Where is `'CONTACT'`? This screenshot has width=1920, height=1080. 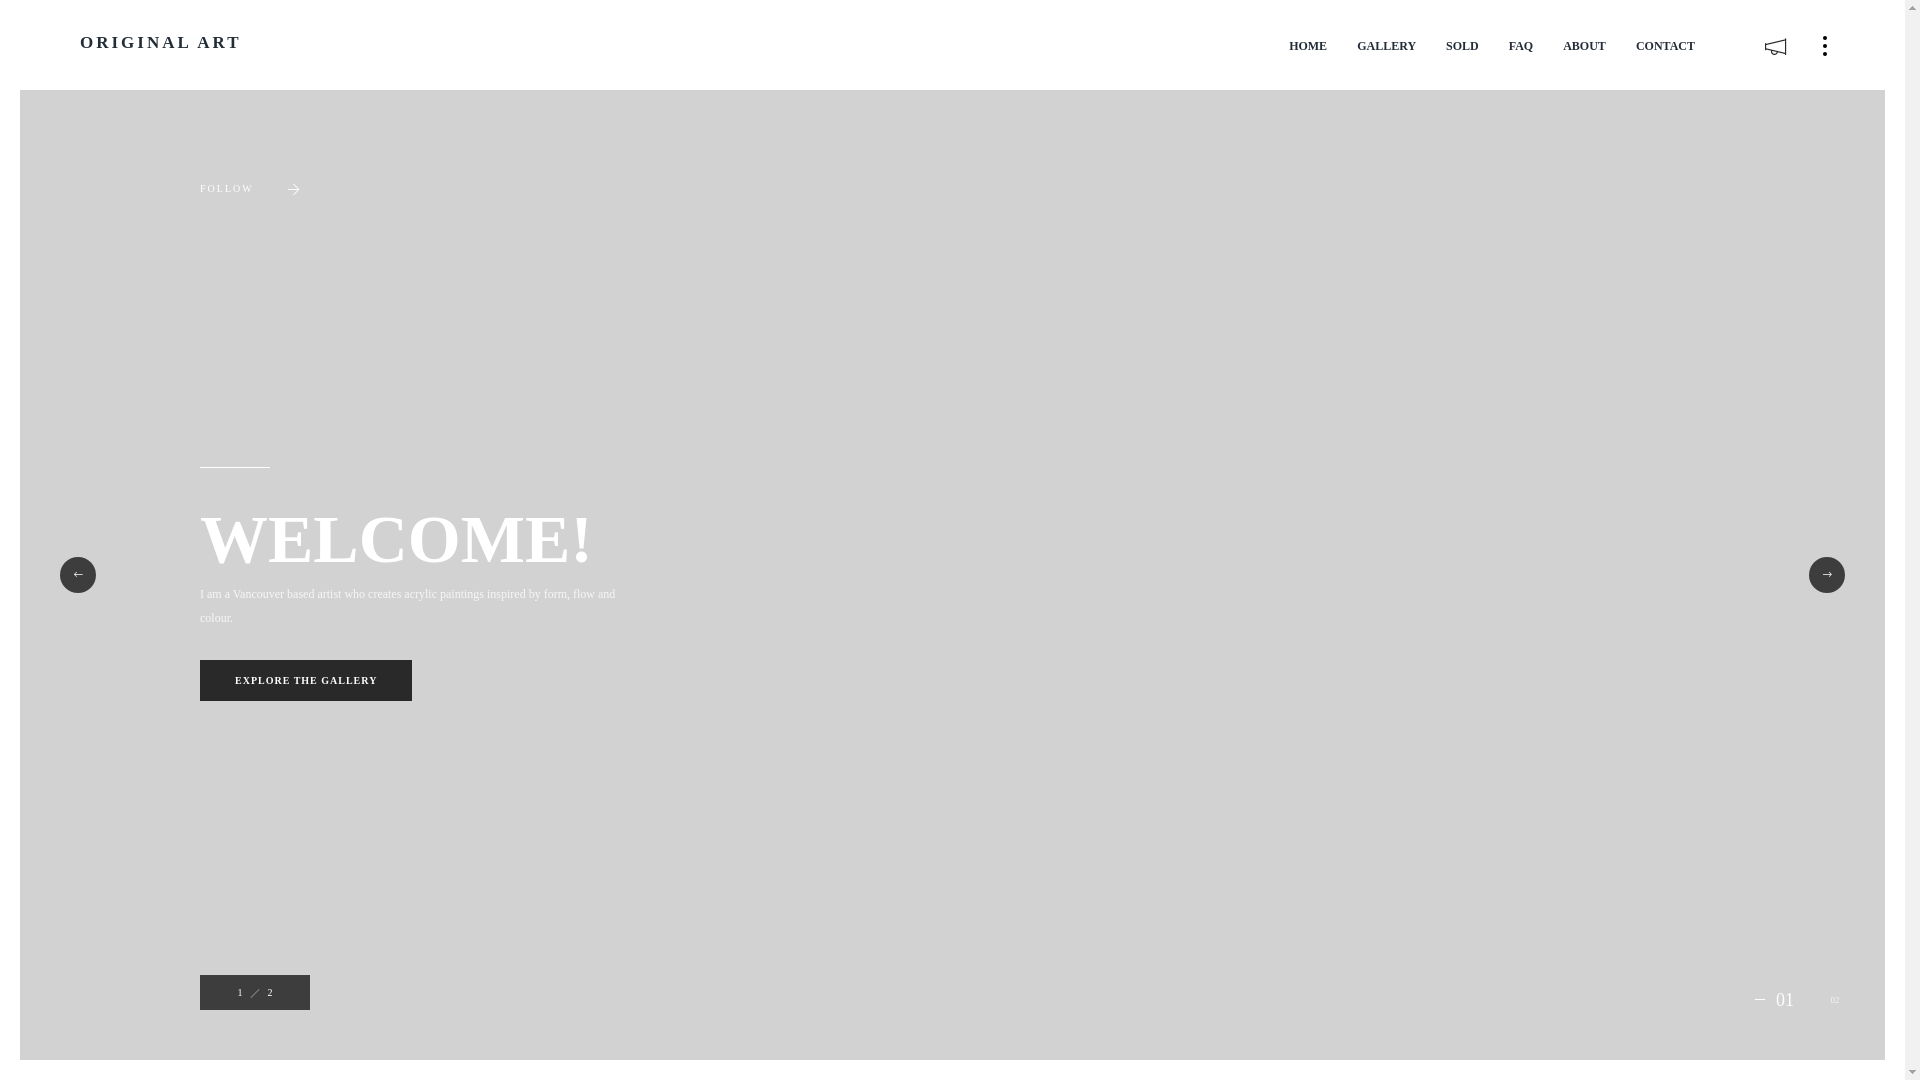
'CONTACT' is located at coordinates (1665, 45).